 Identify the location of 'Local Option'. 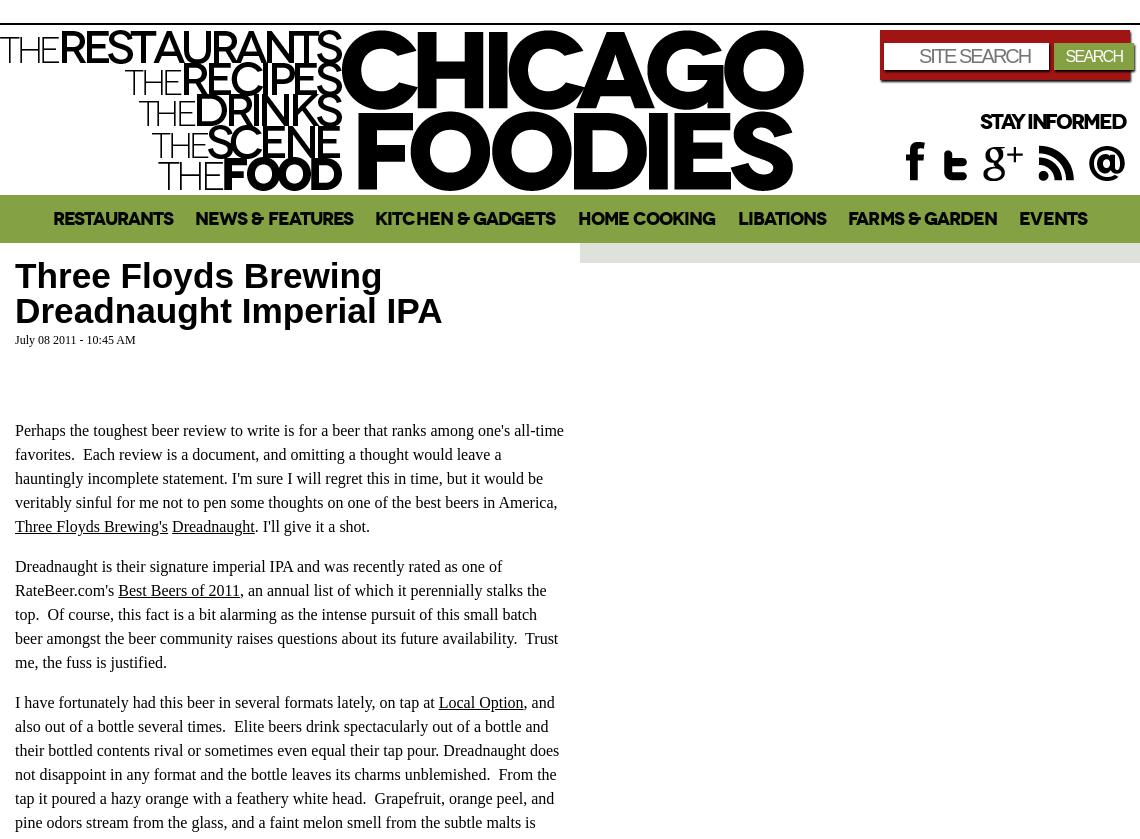
(480, 700).